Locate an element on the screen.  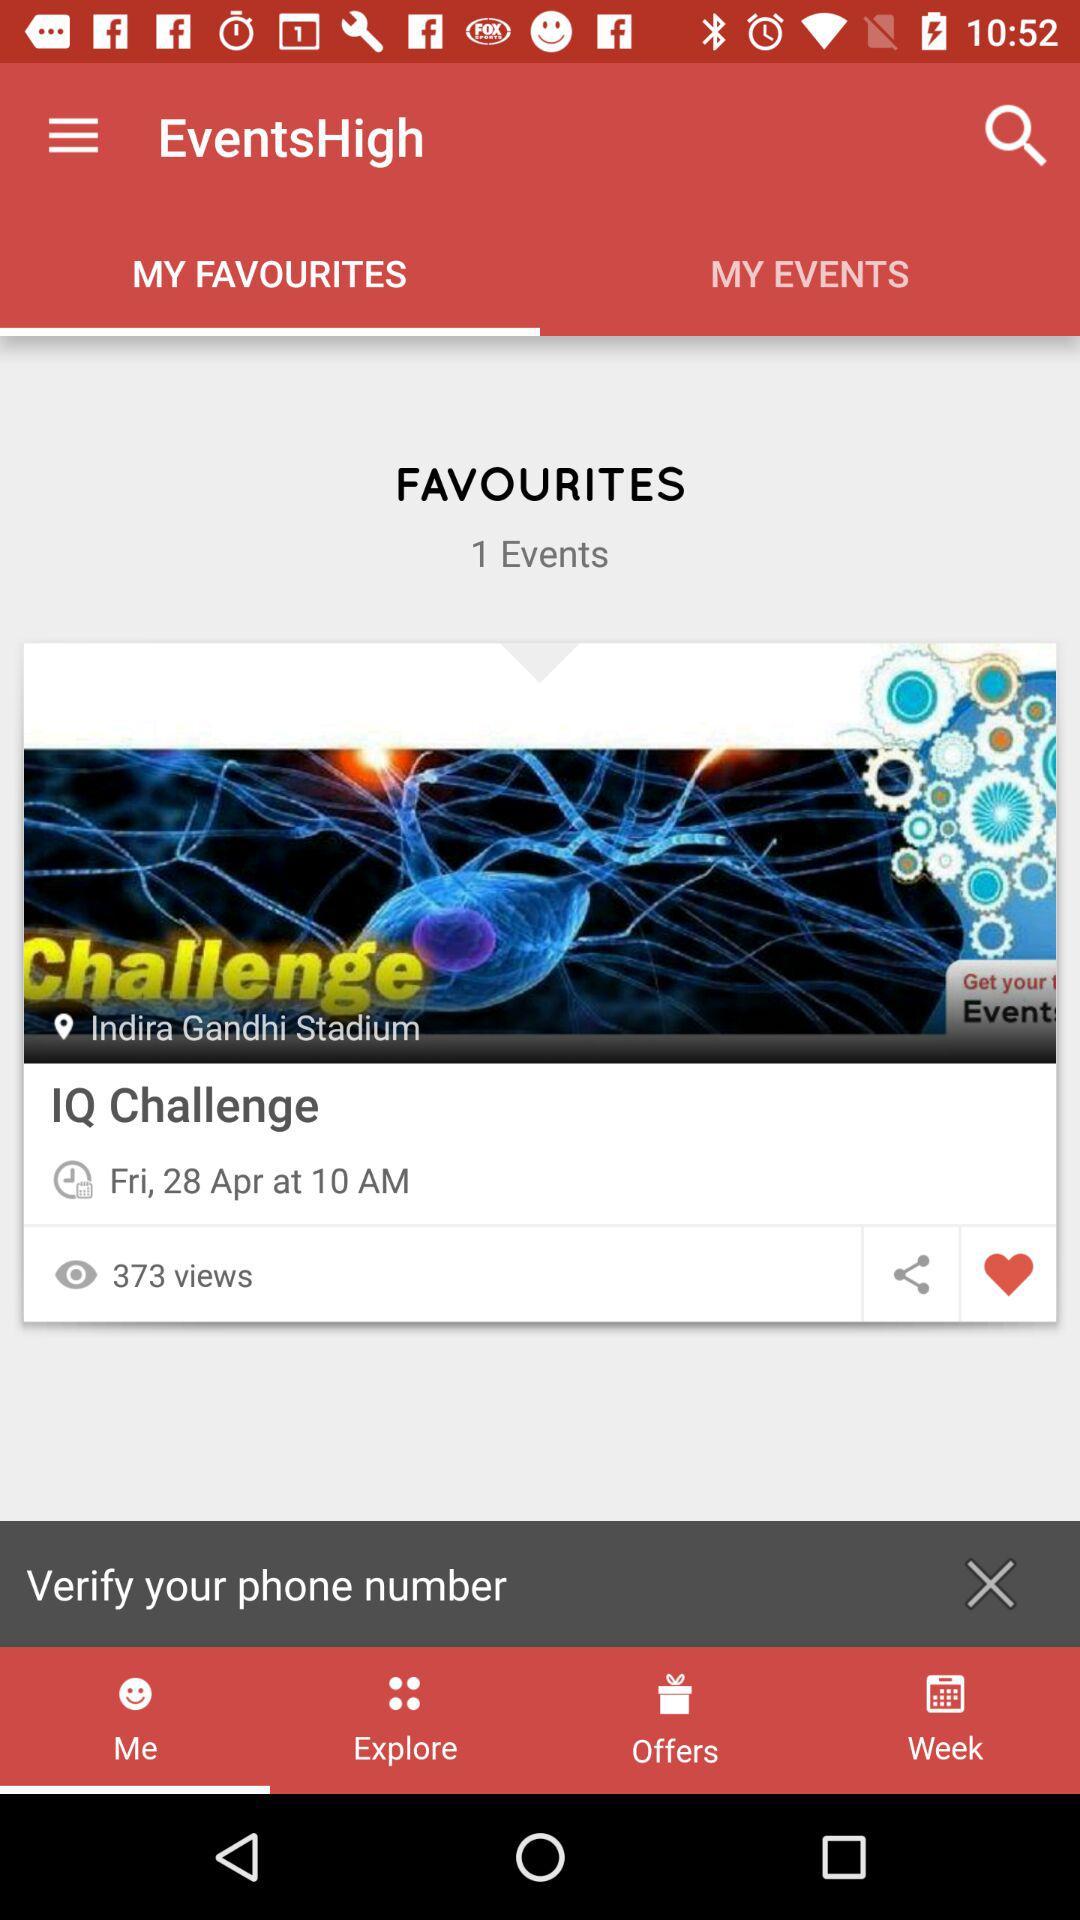
the close icon is located at coordinates (990, 1583).